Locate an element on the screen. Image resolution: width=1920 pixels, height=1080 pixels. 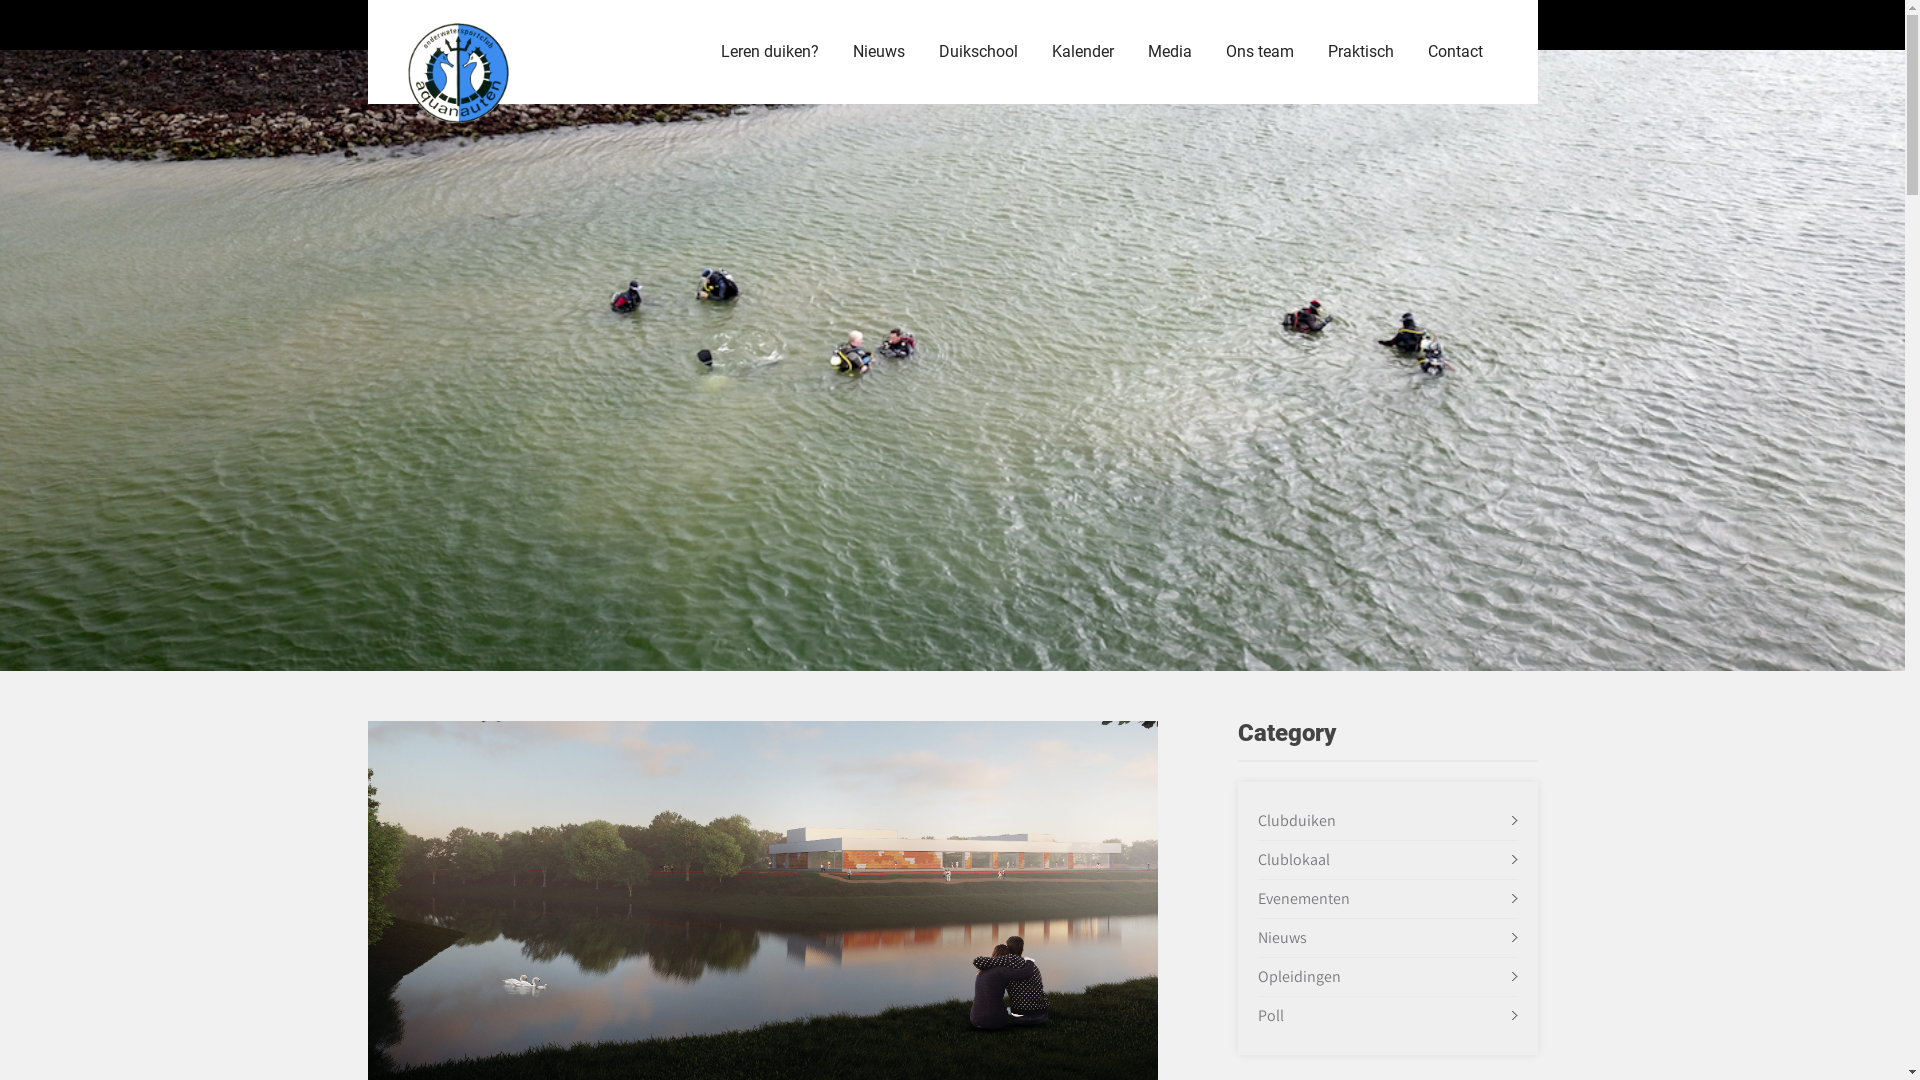
'Contact' is located at coordinates (1410, 50).